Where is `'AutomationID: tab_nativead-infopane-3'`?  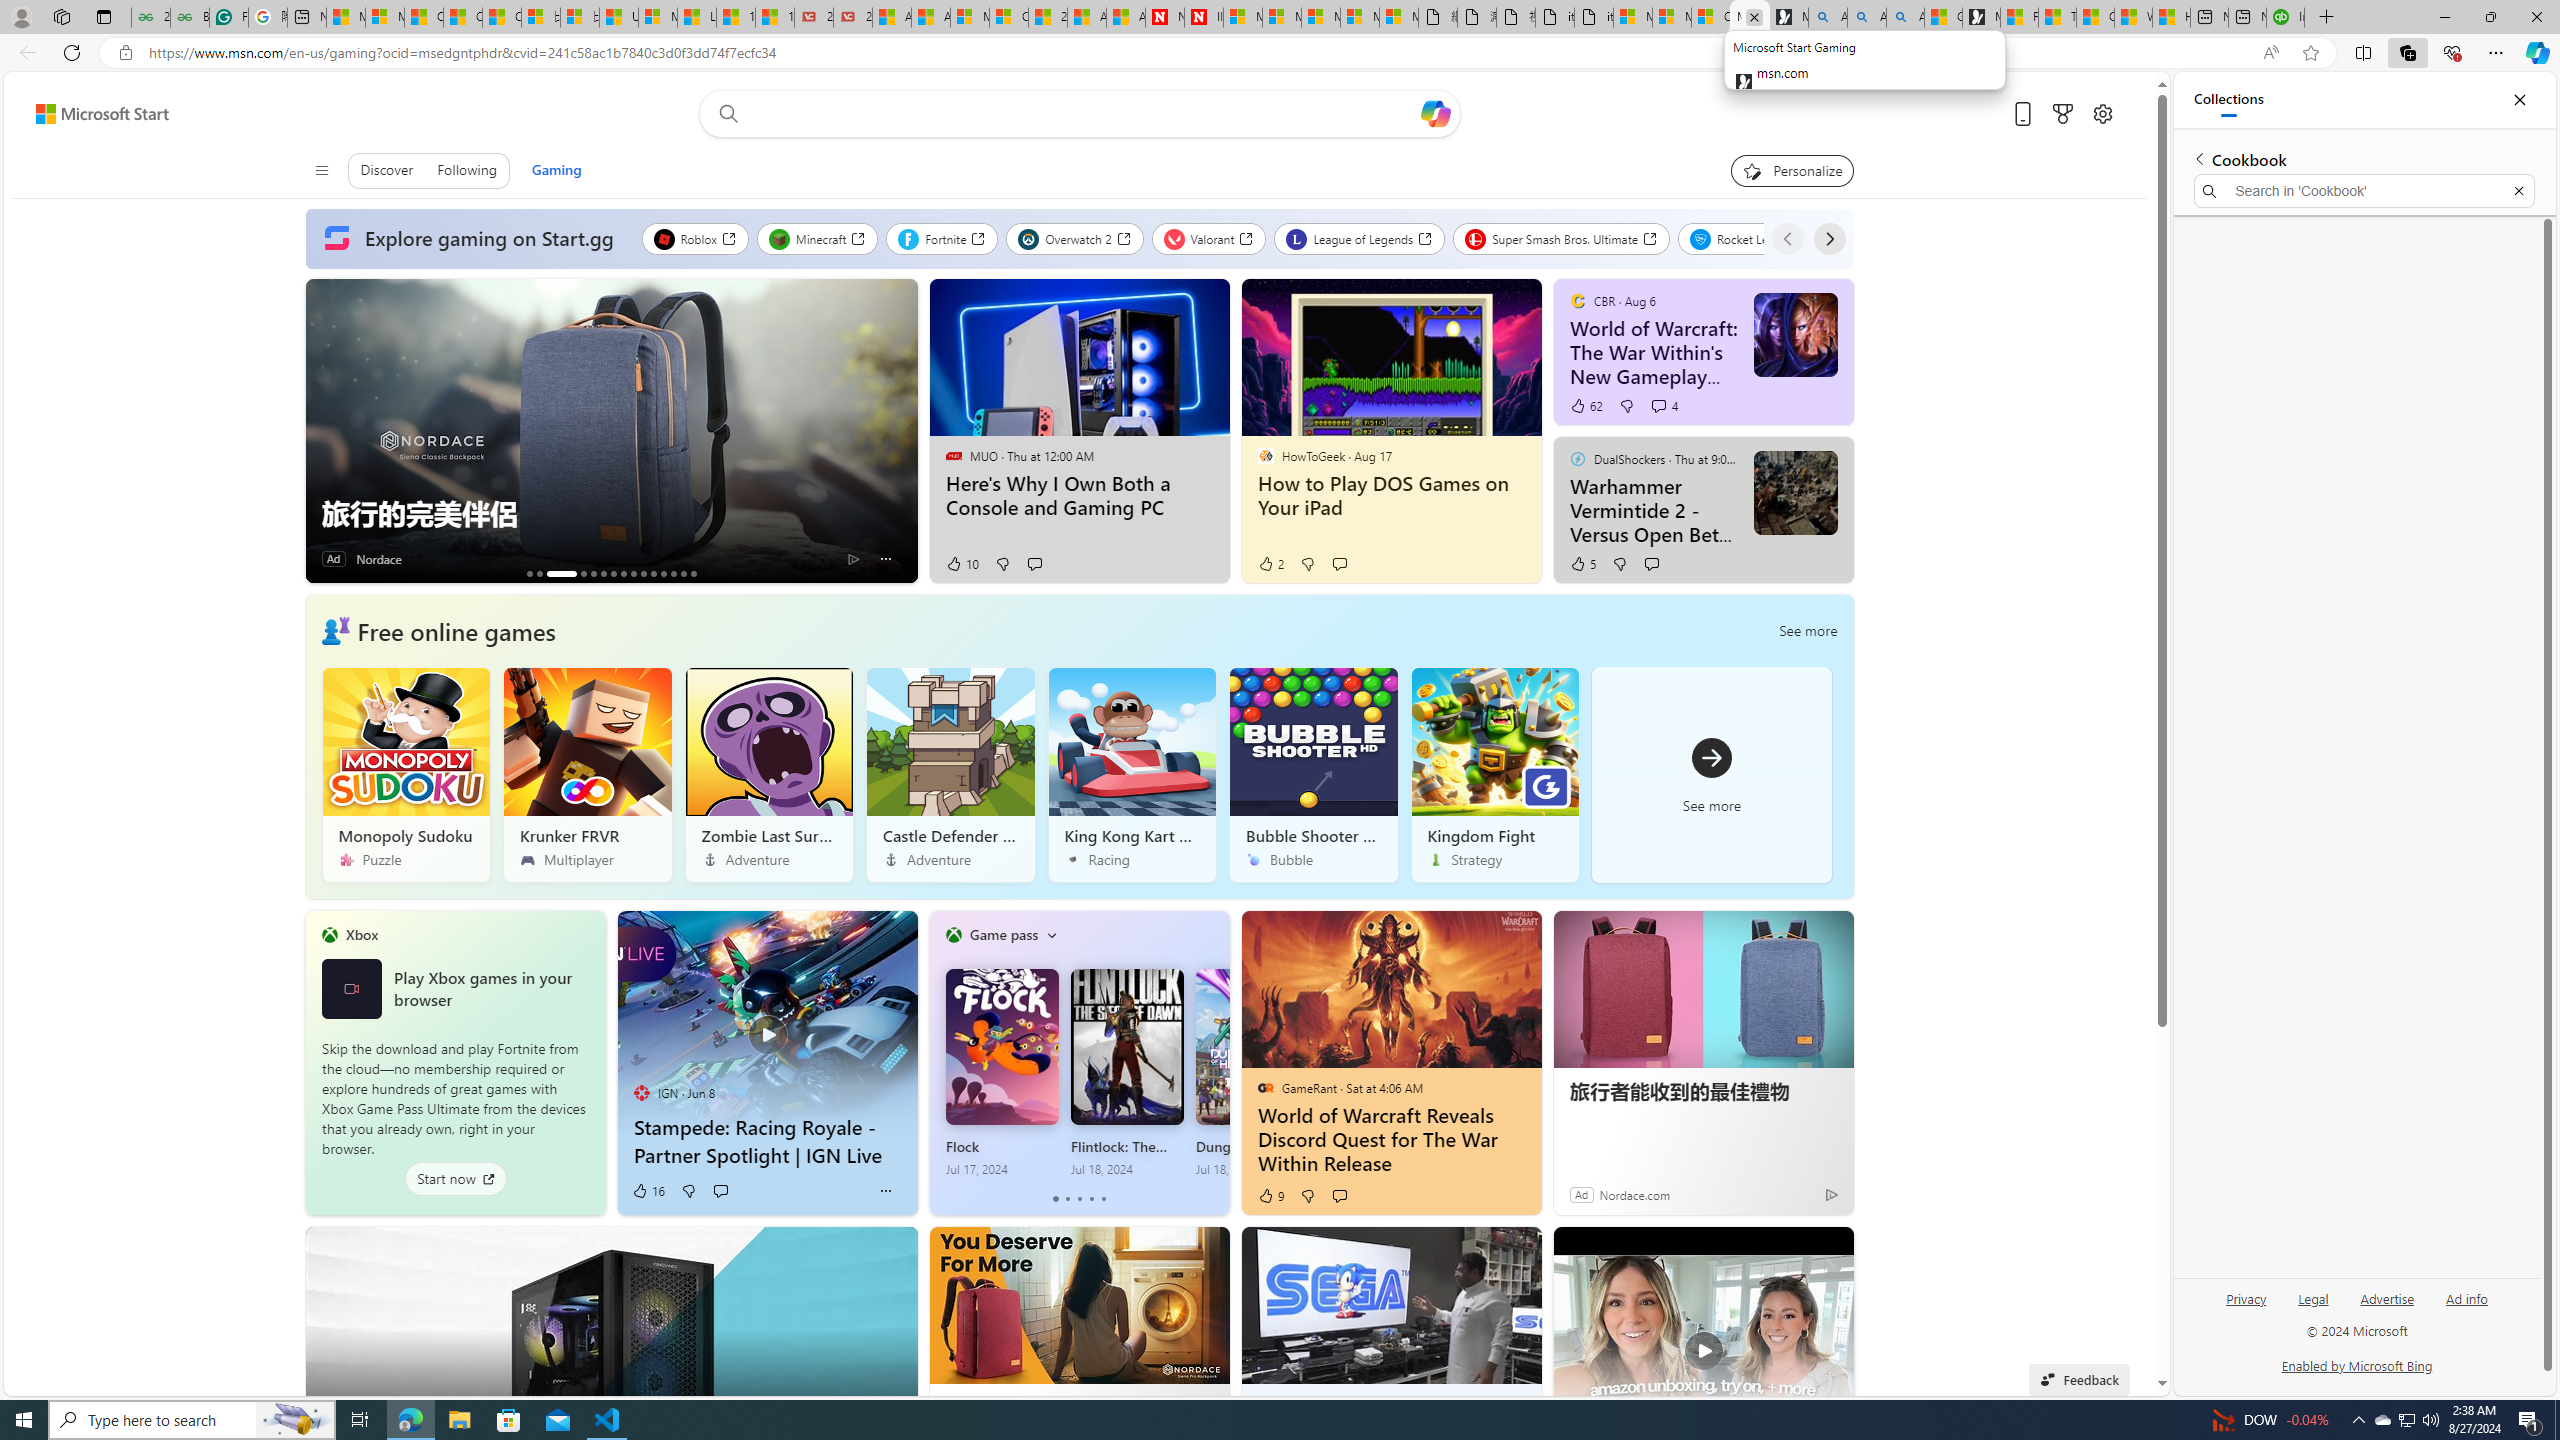
'AutomationID: tab_nativead-infopane-3' is located at coordinates (559, 574).